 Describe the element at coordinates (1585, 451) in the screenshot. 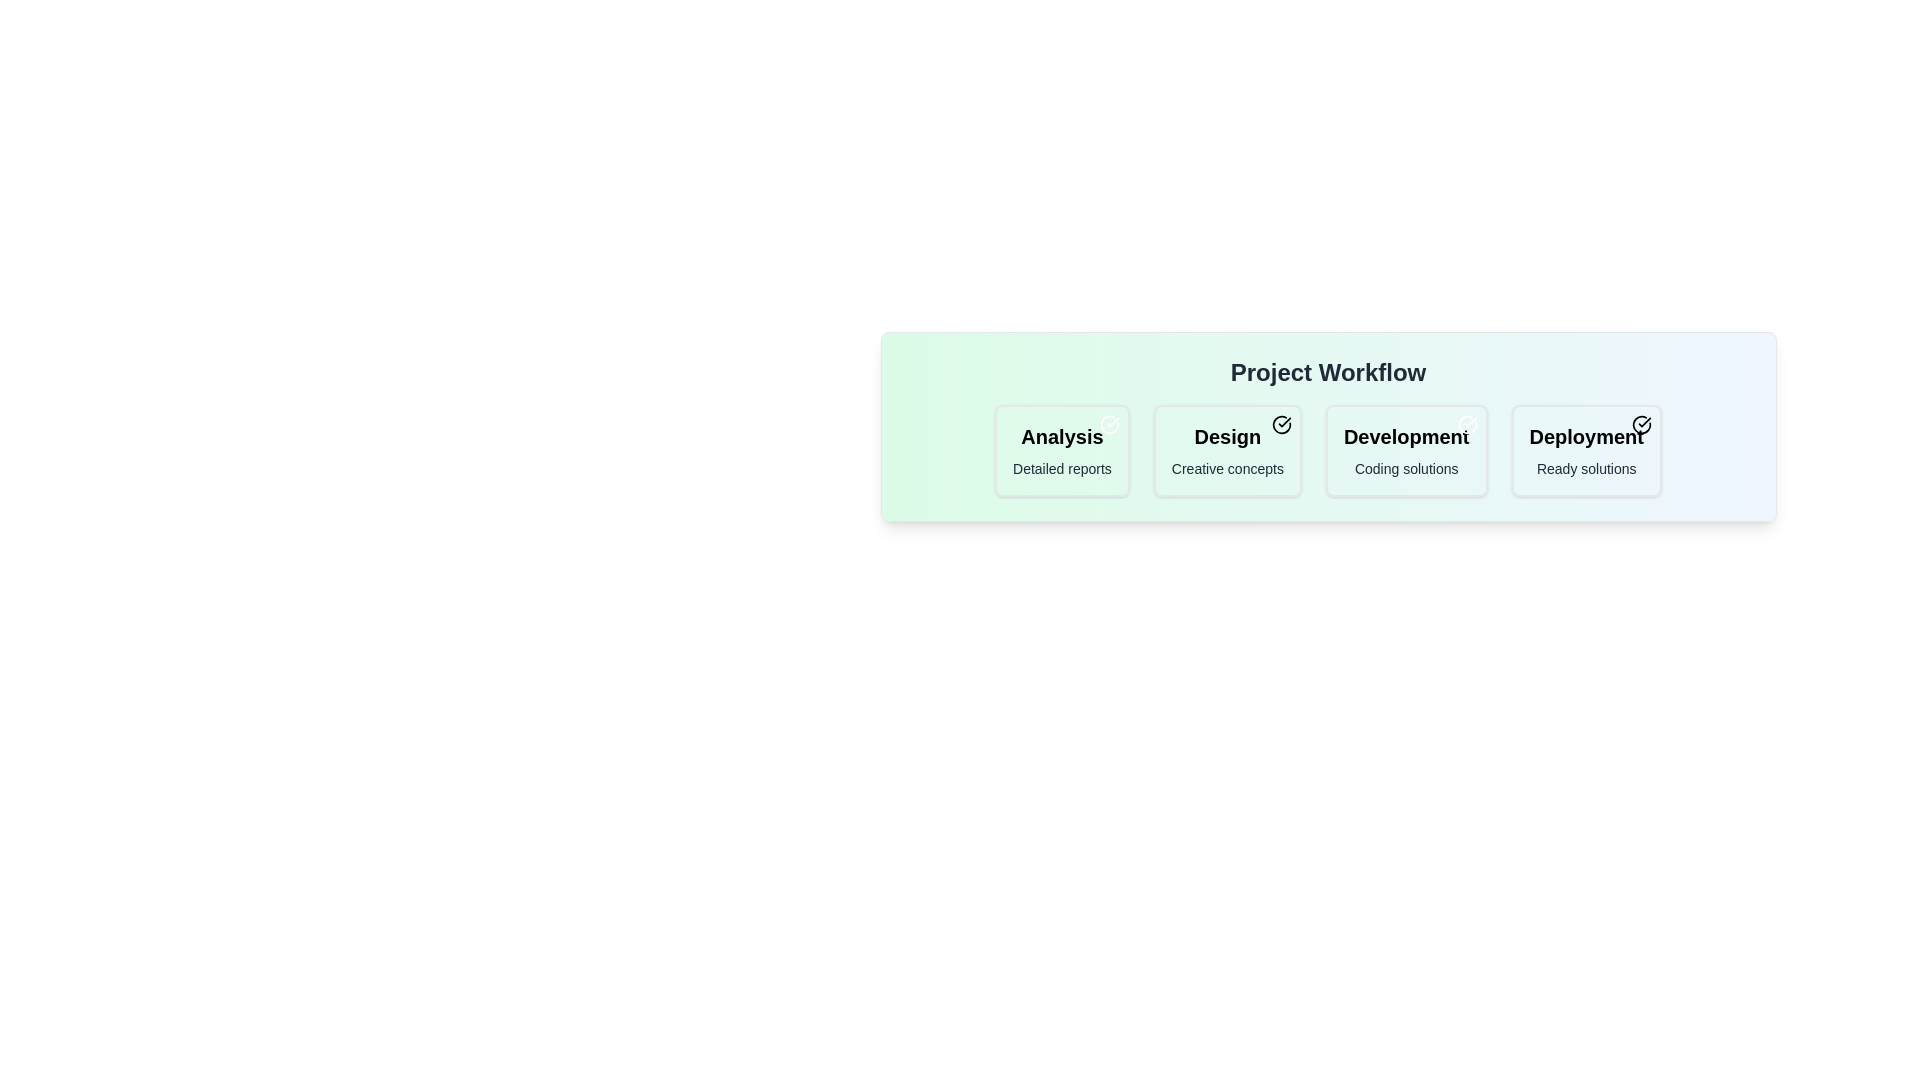

I see `the chip labeled 'Deployment'` at that location.